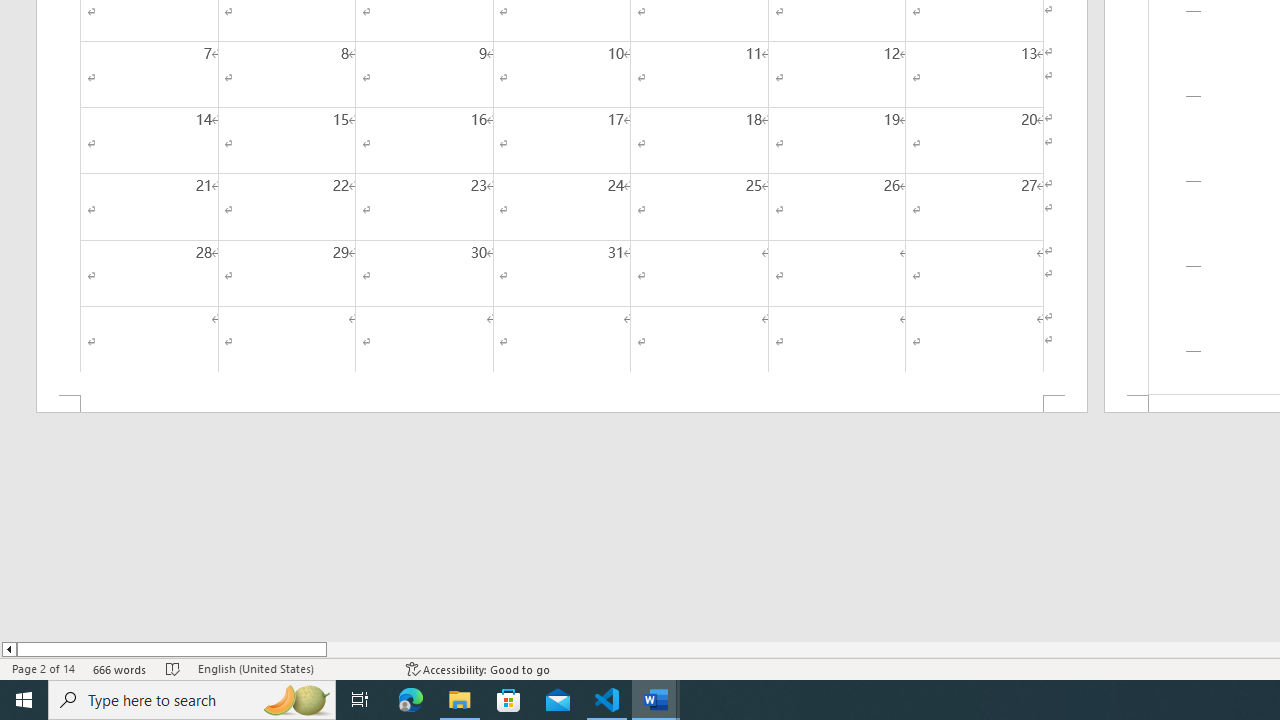 Image resolution: width=1280 pixels, height=720 pixels. I want to click on 'Language English (United States)', so click(291, 669).